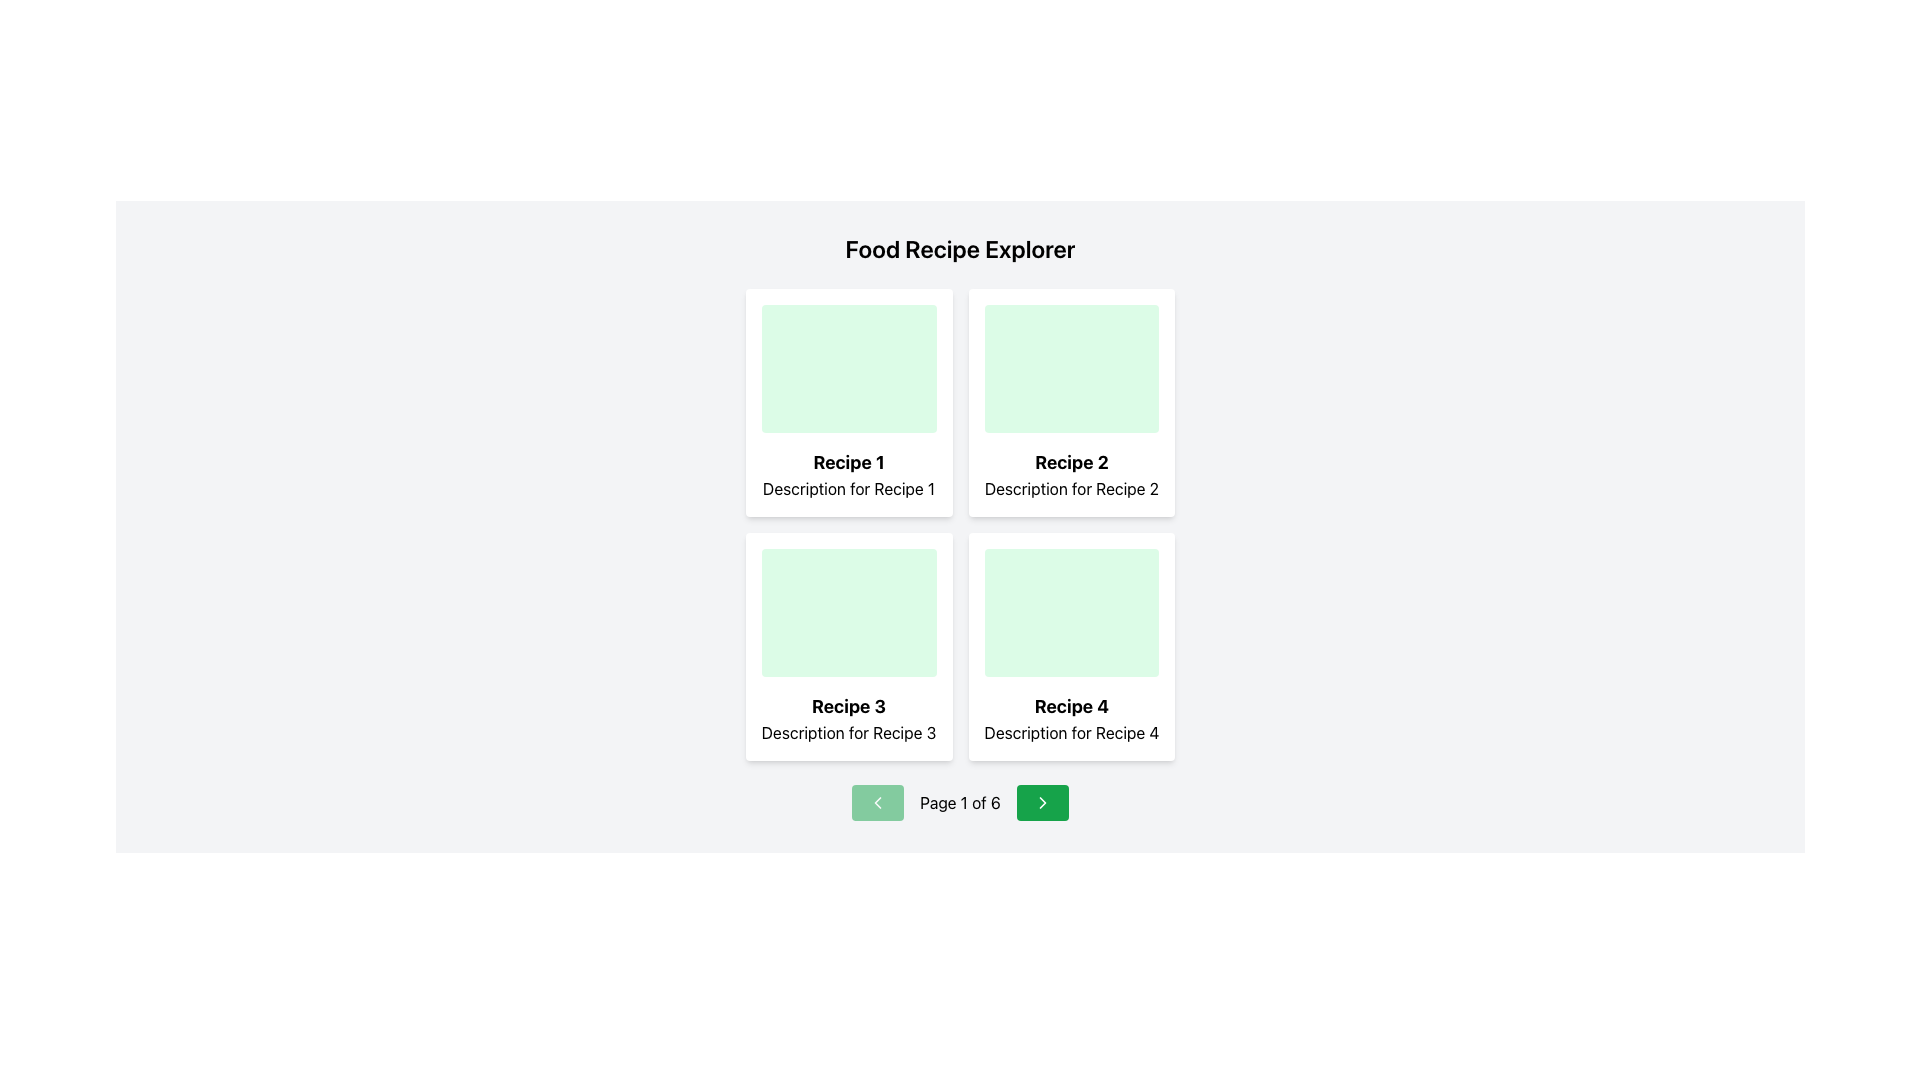 The image size is (1920, 1080). What do you see at coordinates (960, 248) in the screenshot?
I see `the text label reading 'Food Recipe Explorer' which is prominently displayed in bold font near the top of the interface` at bounding box center [960, 248].